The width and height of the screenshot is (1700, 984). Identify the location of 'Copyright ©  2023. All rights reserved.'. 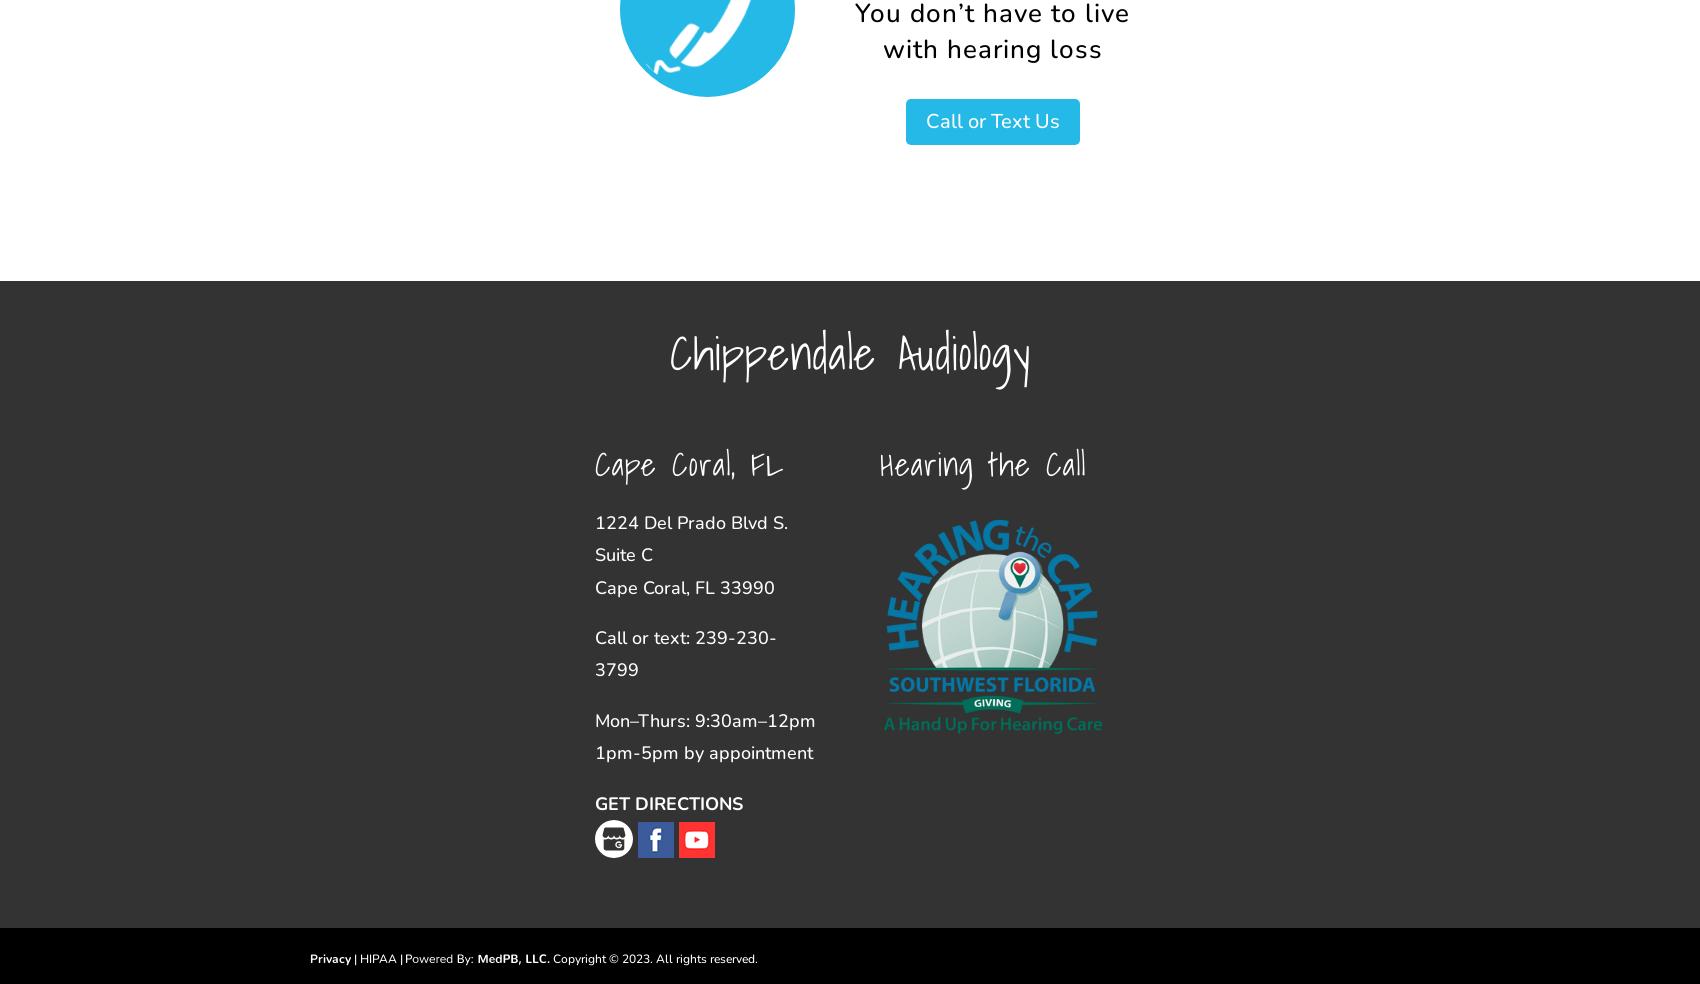
(655, 958).